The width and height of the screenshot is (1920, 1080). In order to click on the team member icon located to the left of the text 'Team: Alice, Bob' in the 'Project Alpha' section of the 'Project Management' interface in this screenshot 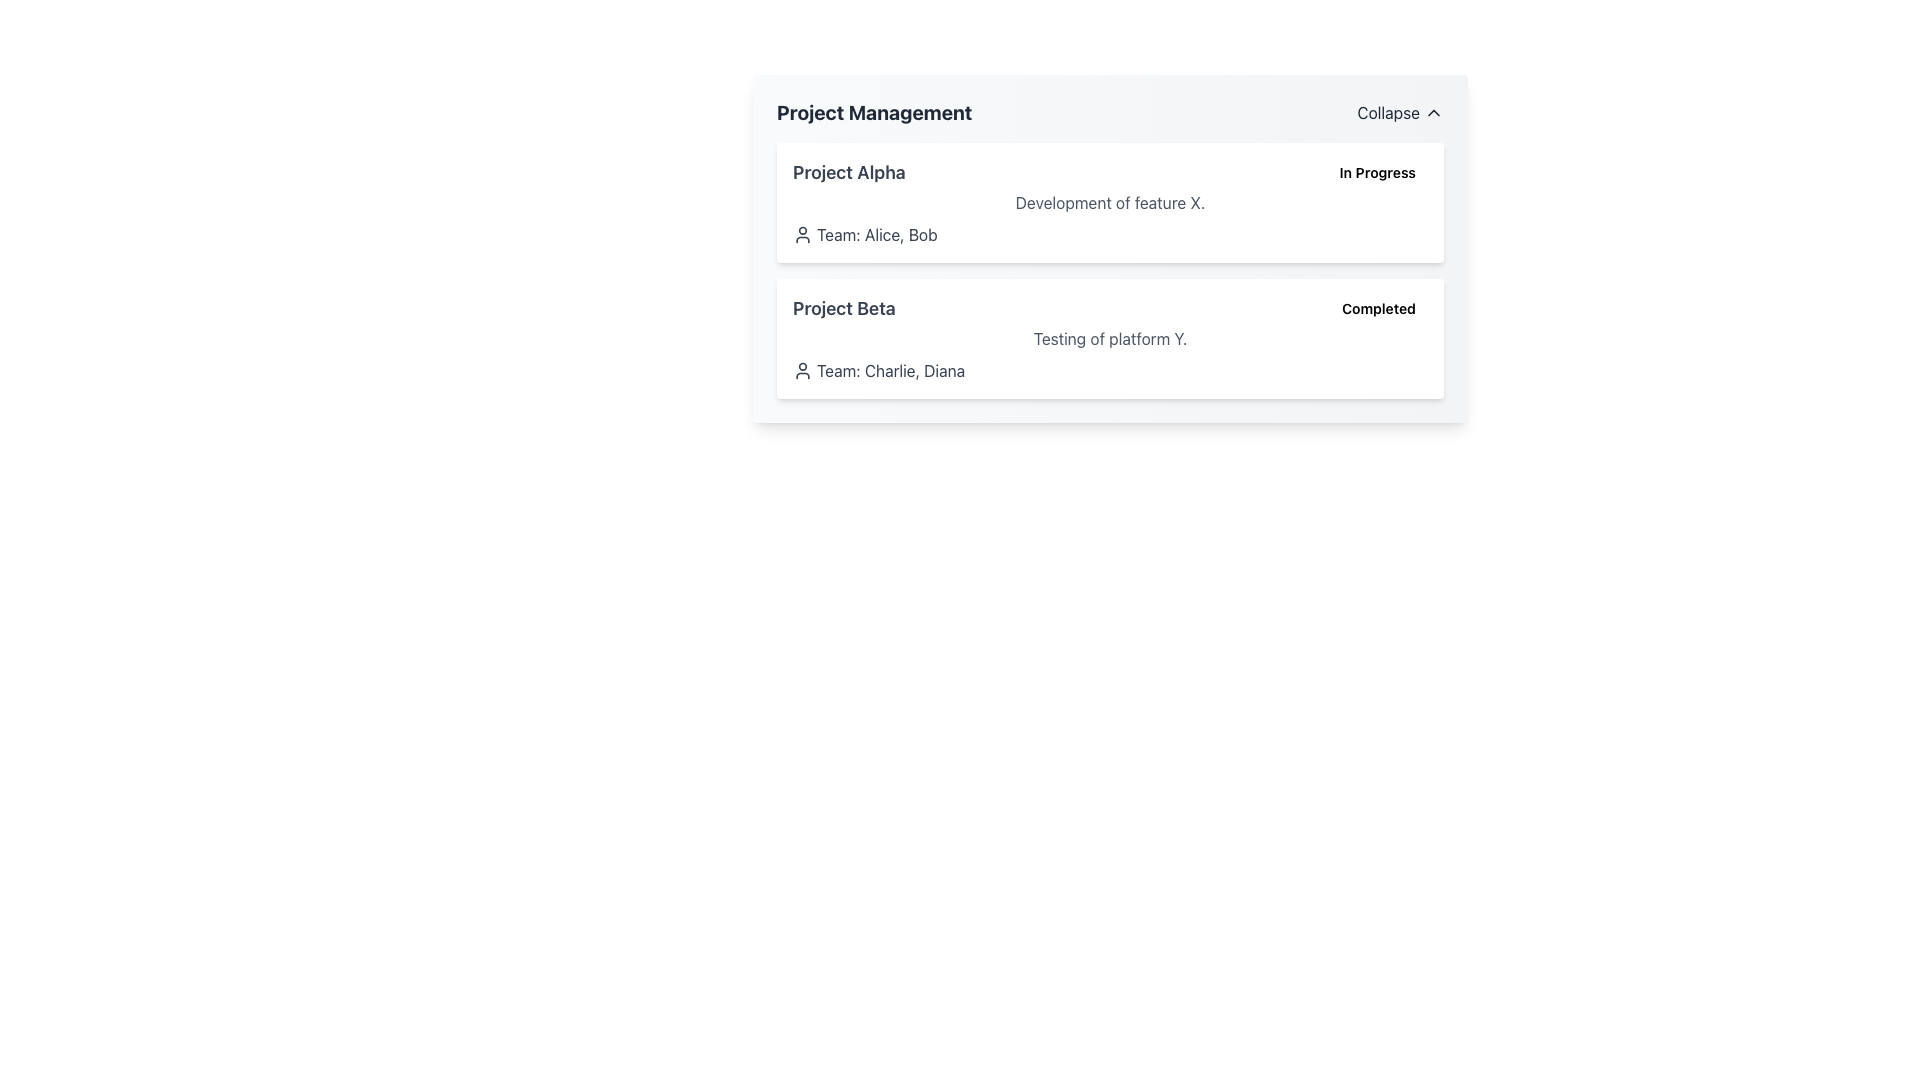, I will do `click(802, 234)`.